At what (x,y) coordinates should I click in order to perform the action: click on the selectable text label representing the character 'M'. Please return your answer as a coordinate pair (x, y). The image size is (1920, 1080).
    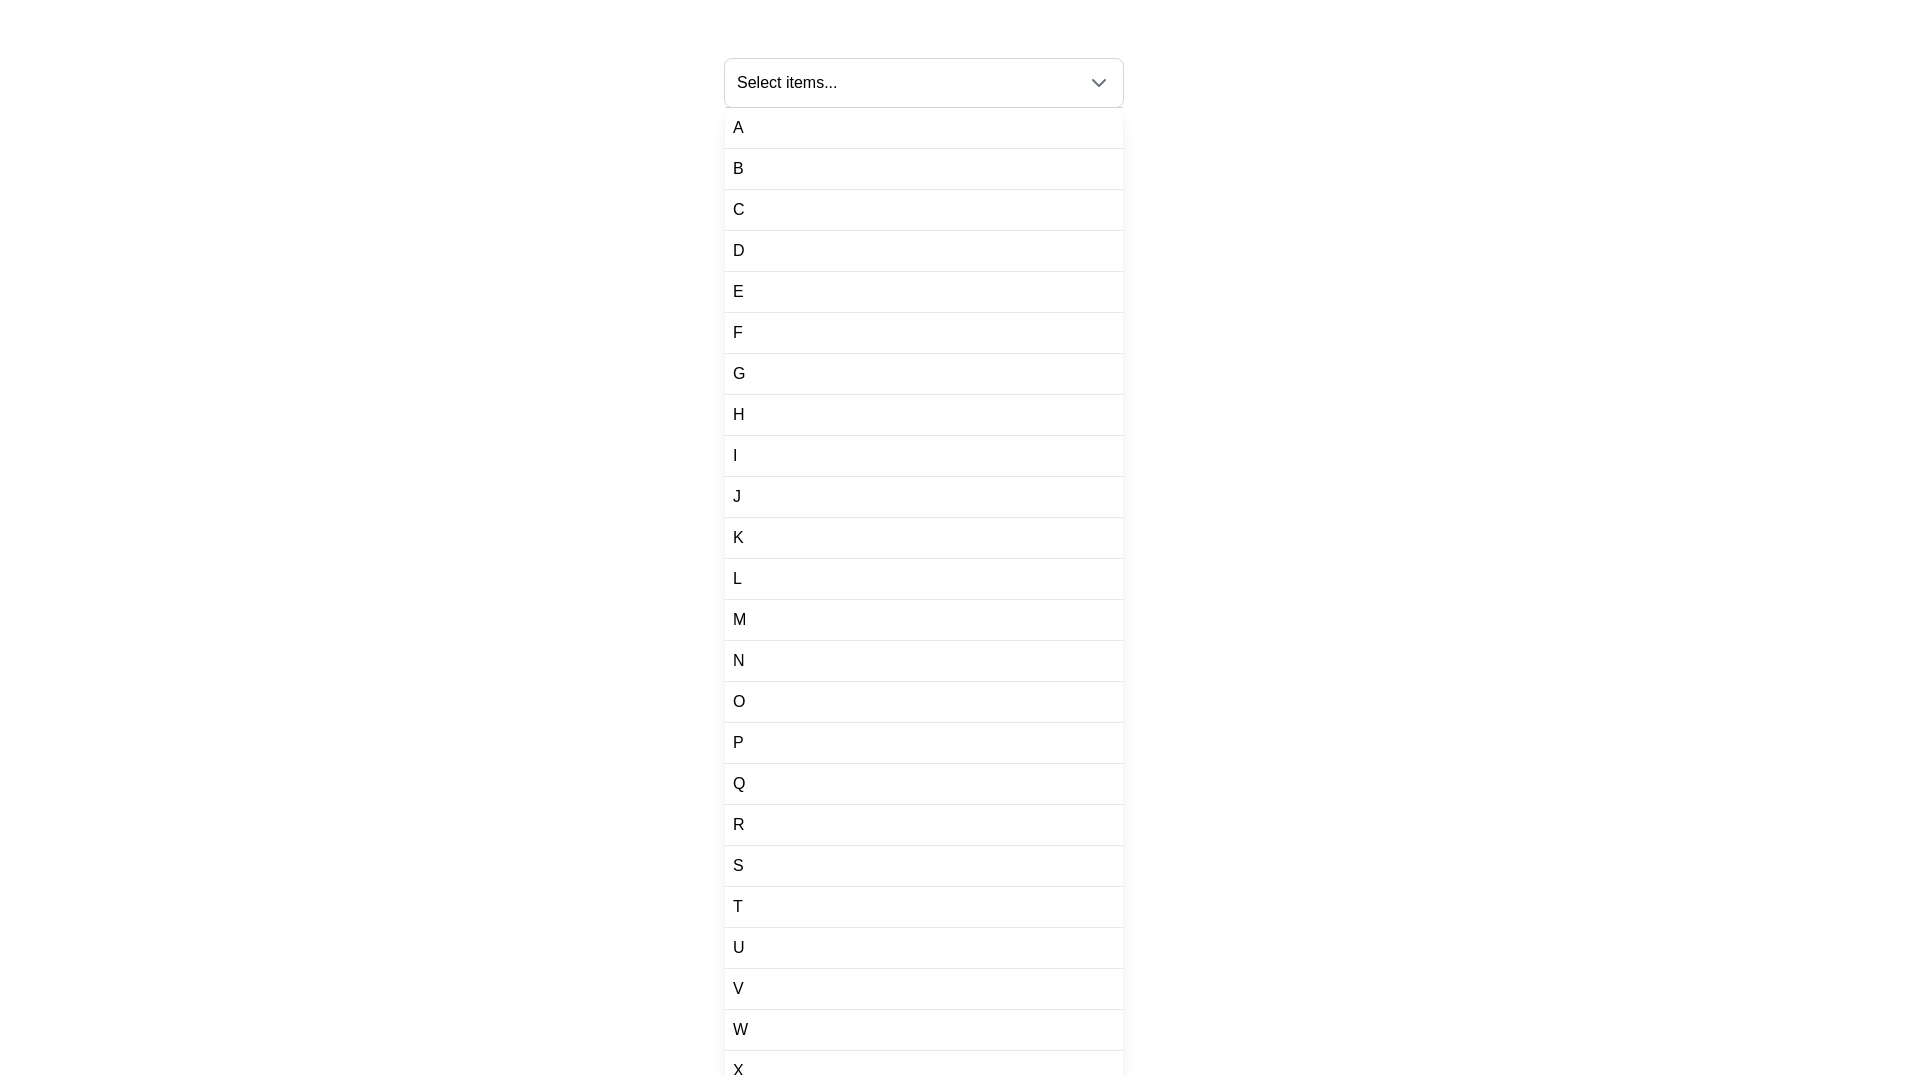
    Looking at the image, I should click on (738, 619).